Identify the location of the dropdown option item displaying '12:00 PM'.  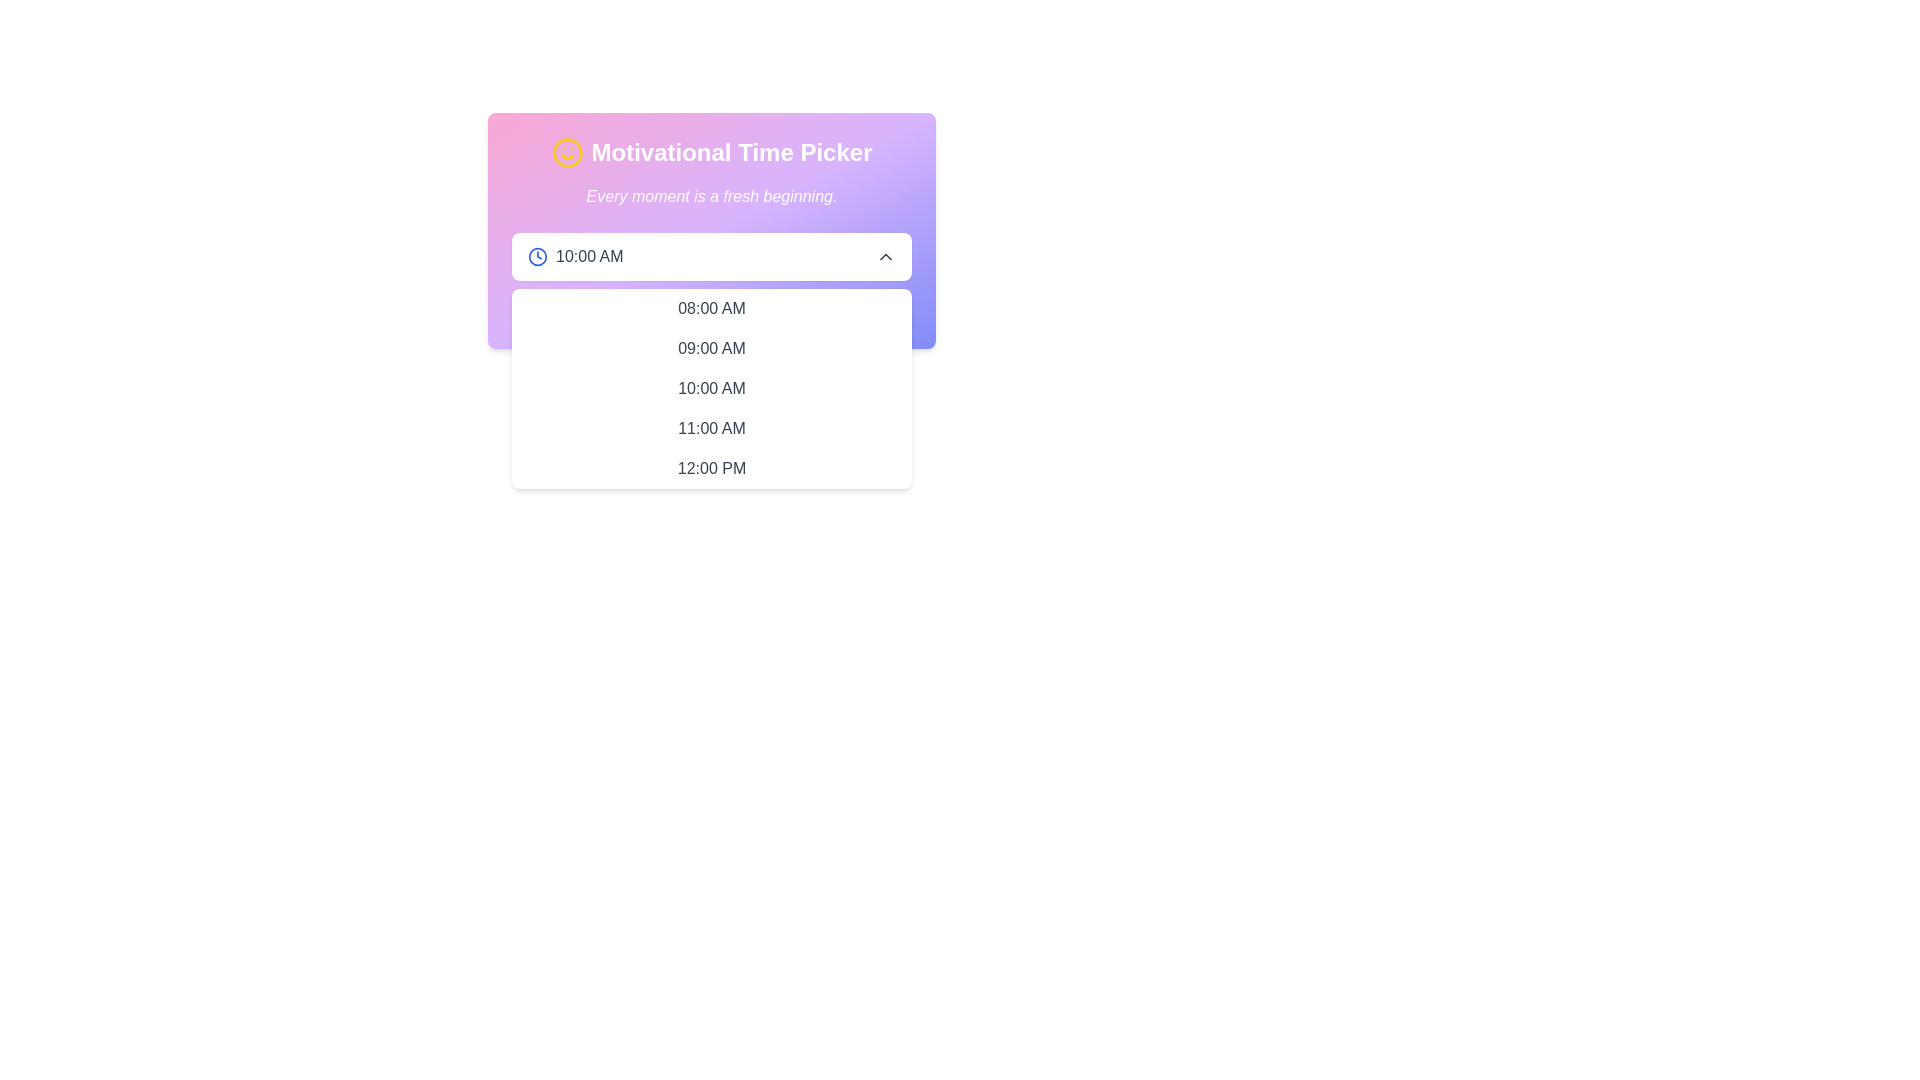
(711, 469).